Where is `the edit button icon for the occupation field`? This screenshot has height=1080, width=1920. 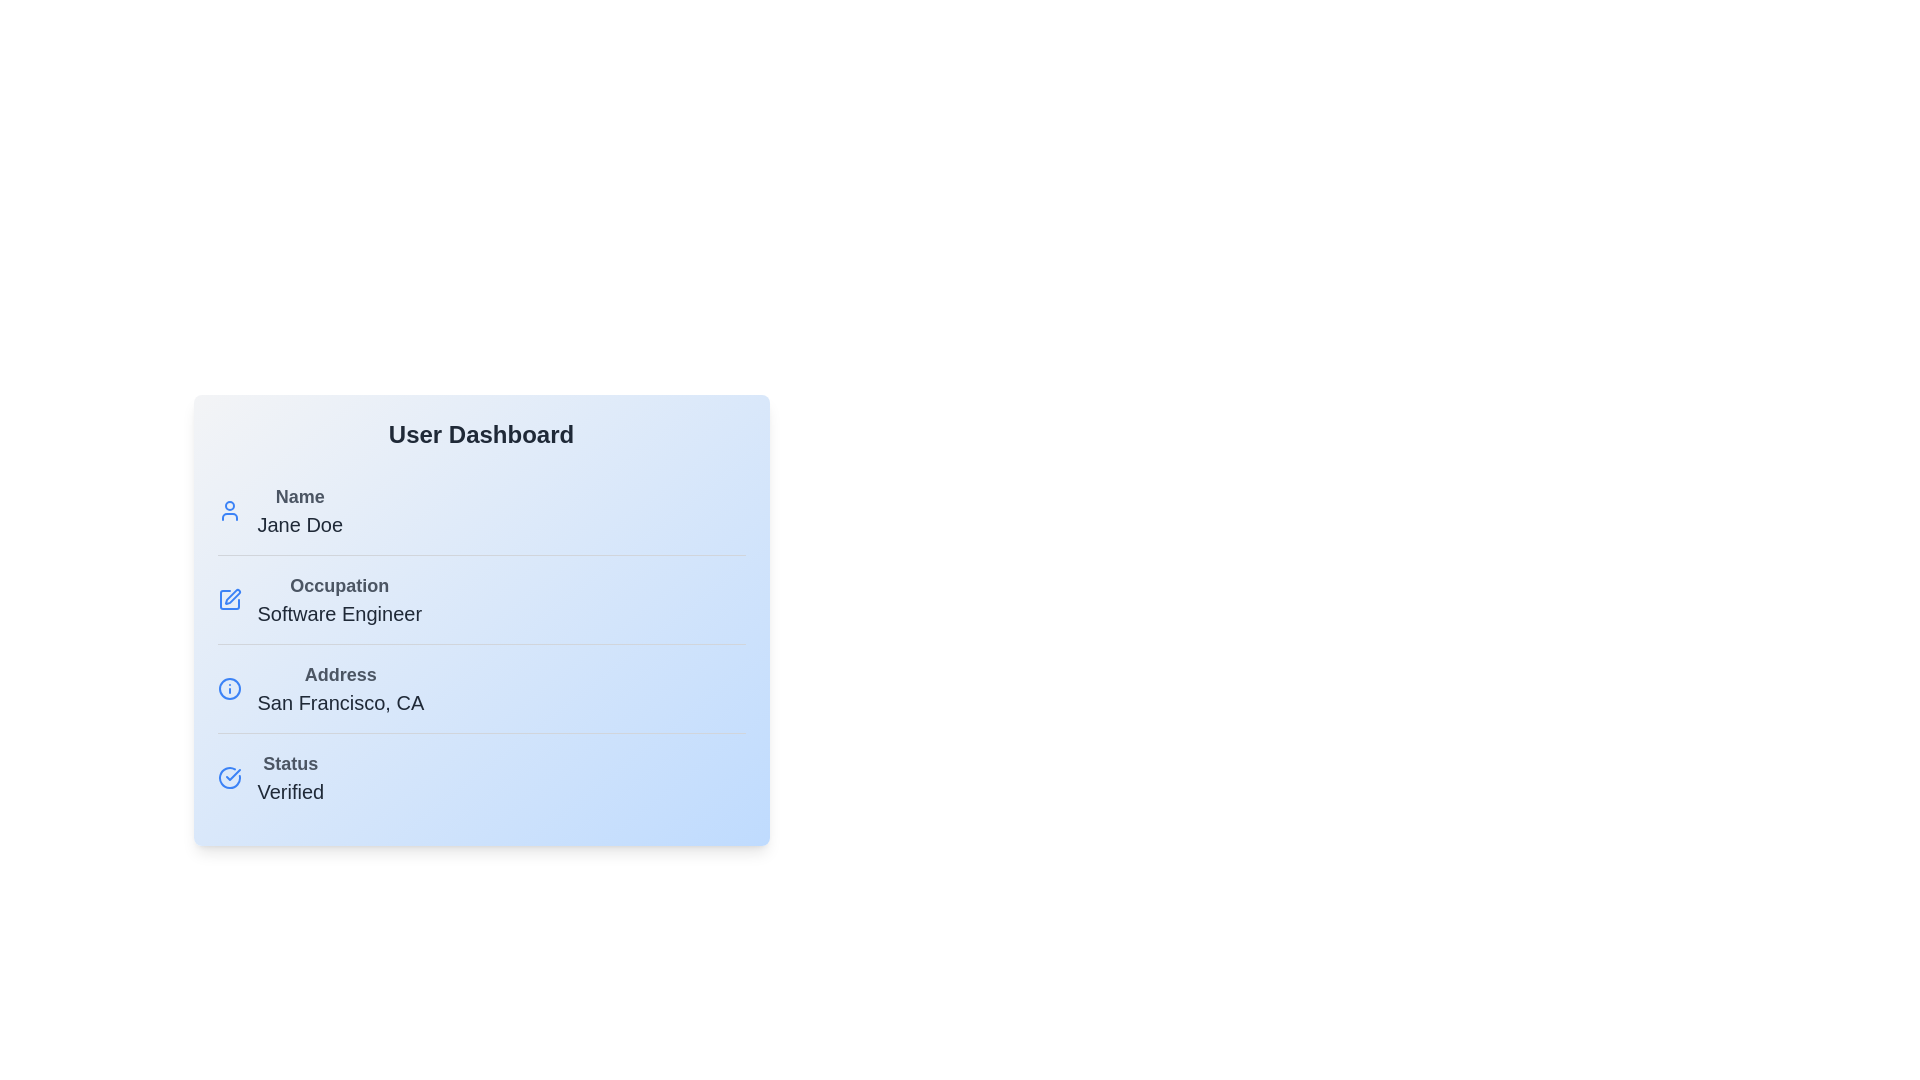 the edit button icon for the occupation field is located at coordinates (229, 599).